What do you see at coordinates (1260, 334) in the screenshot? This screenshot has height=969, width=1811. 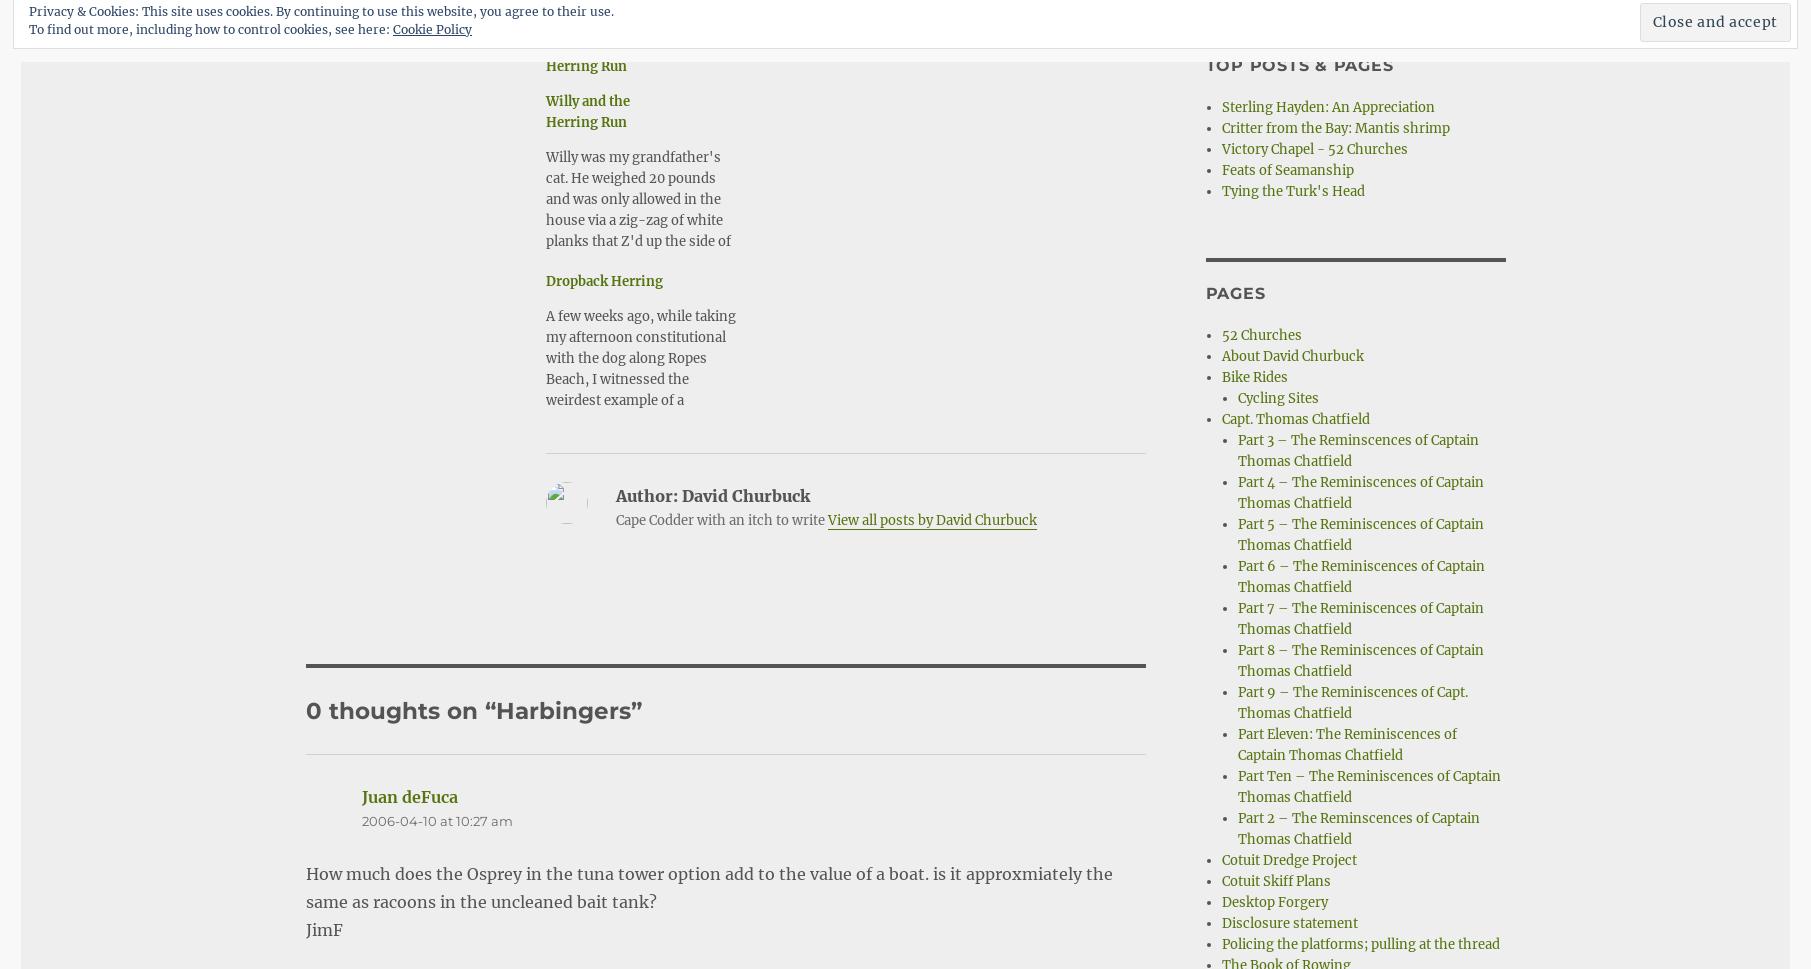 I see `'52 Churches'` at bounding box center [1260, 334].